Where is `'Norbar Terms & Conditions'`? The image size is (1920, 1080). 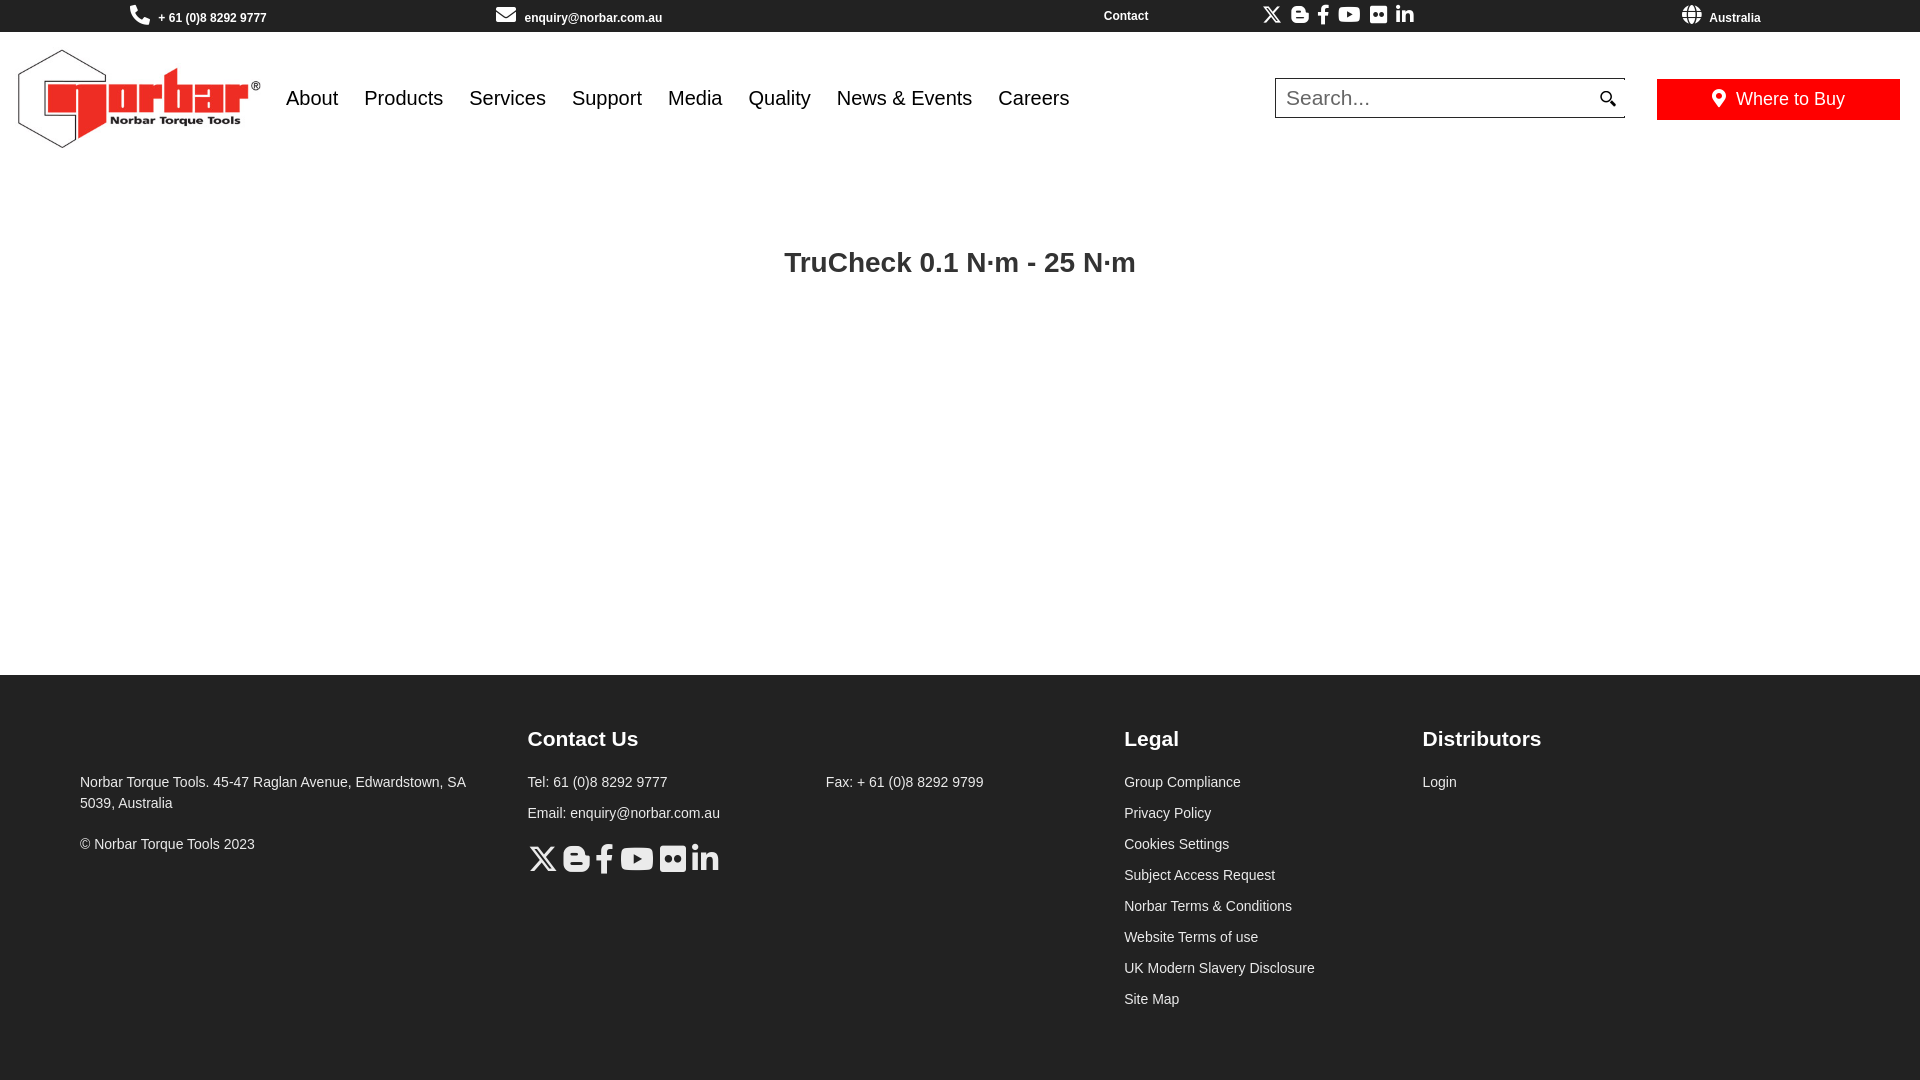 'Norbar Terms & Conditions' is located at coordinates (1207, 906).